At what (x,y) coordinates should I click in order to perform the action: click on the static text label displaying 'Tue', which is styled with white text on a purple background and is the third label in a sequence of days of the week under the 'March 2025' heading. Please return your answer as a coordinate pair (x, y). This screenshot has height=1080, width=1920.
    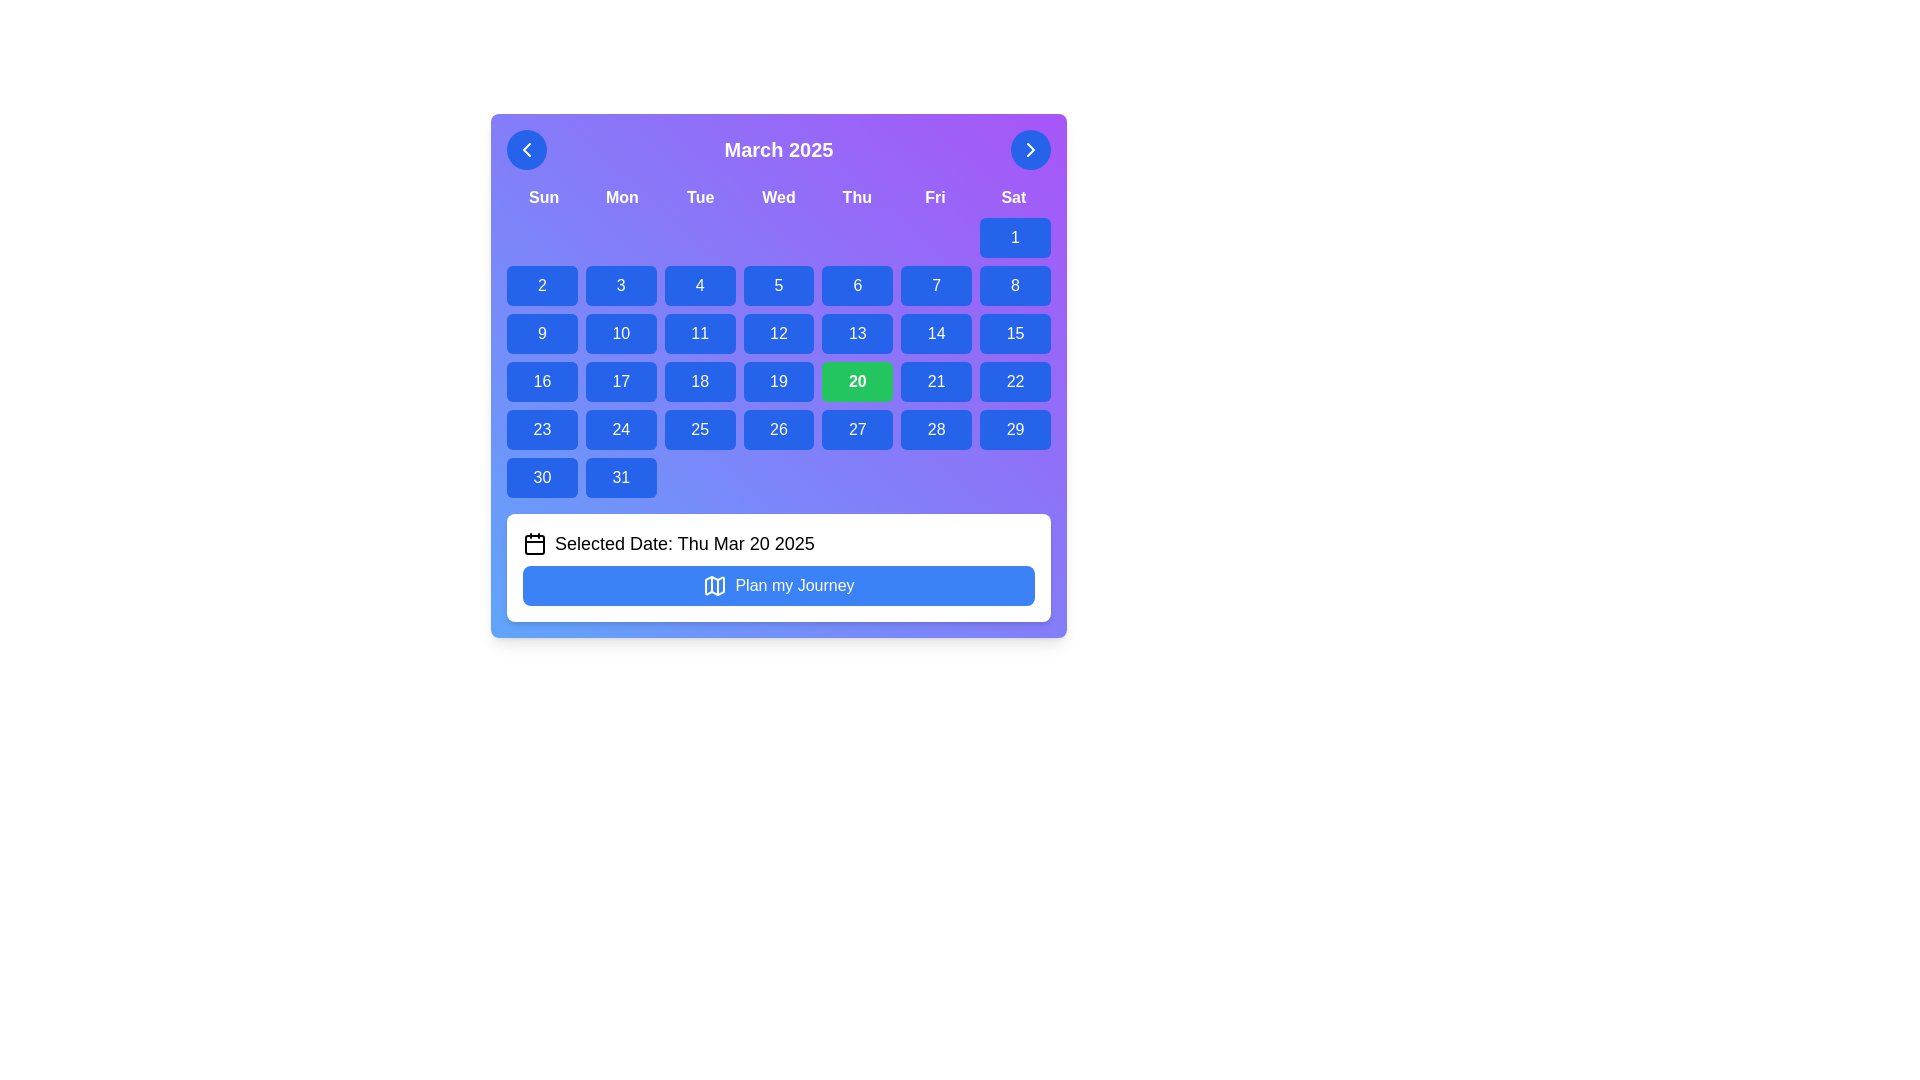
    Looking at the image, I should click on (700, 197).